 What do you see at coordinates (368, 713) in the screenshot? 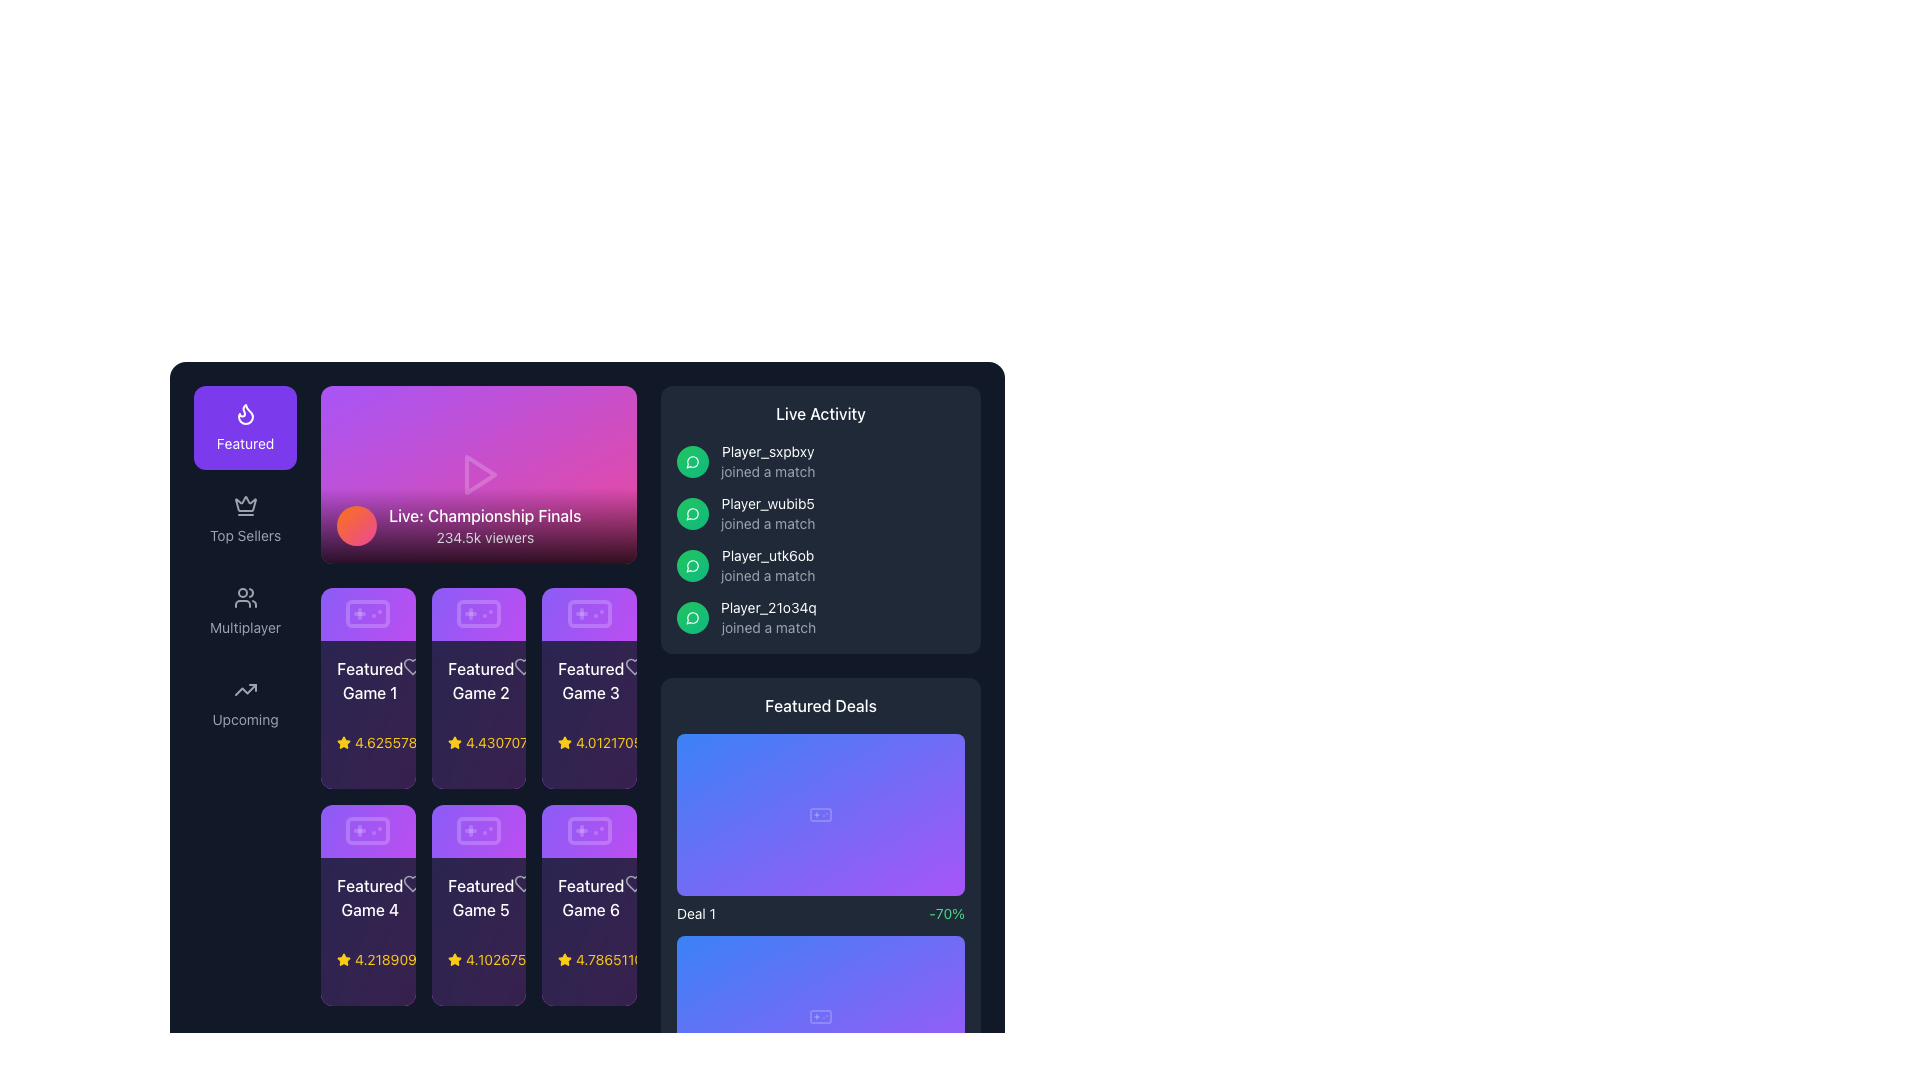
I see `the featured game card in the first cell of the top row in the 'Featured Games' section` at bounding box center [368, 713].